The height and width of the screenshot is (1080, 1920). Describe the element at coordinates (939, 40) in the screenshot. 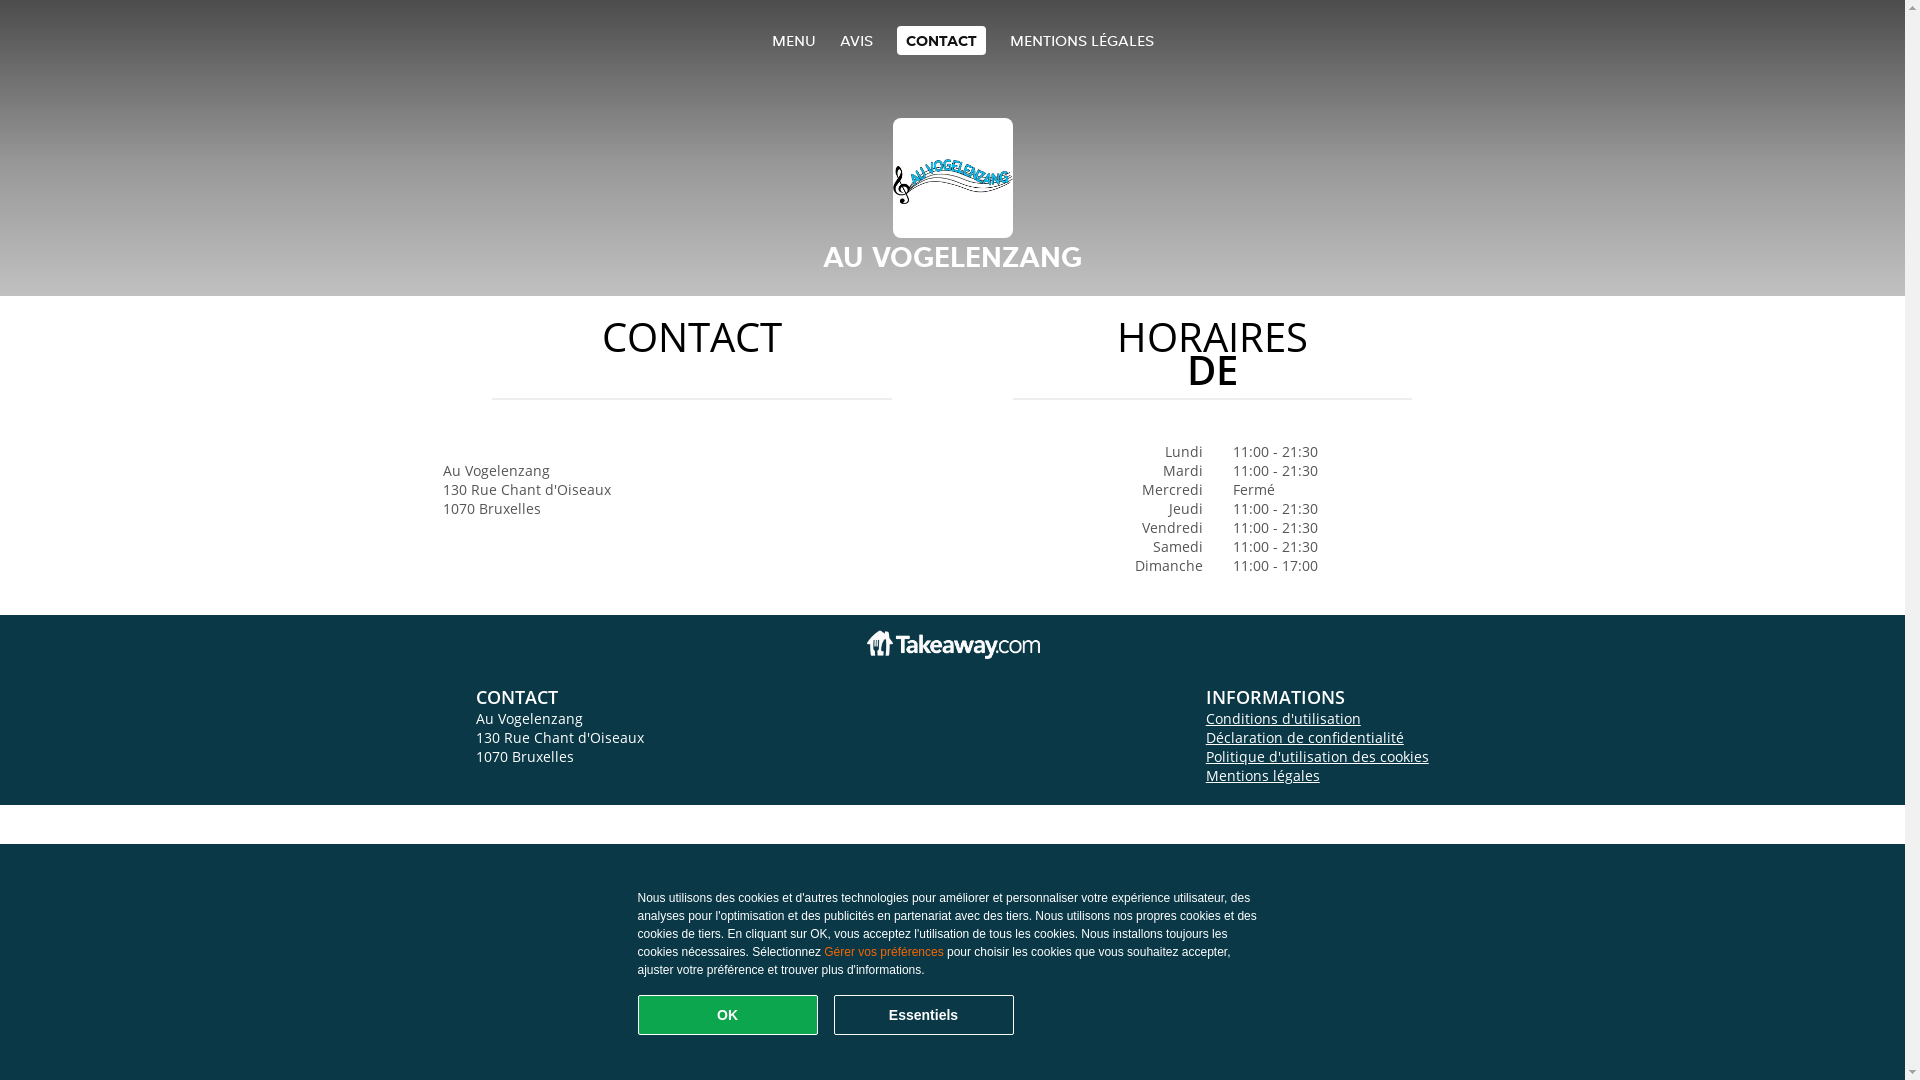

I see `'CONTACT'` at that location.